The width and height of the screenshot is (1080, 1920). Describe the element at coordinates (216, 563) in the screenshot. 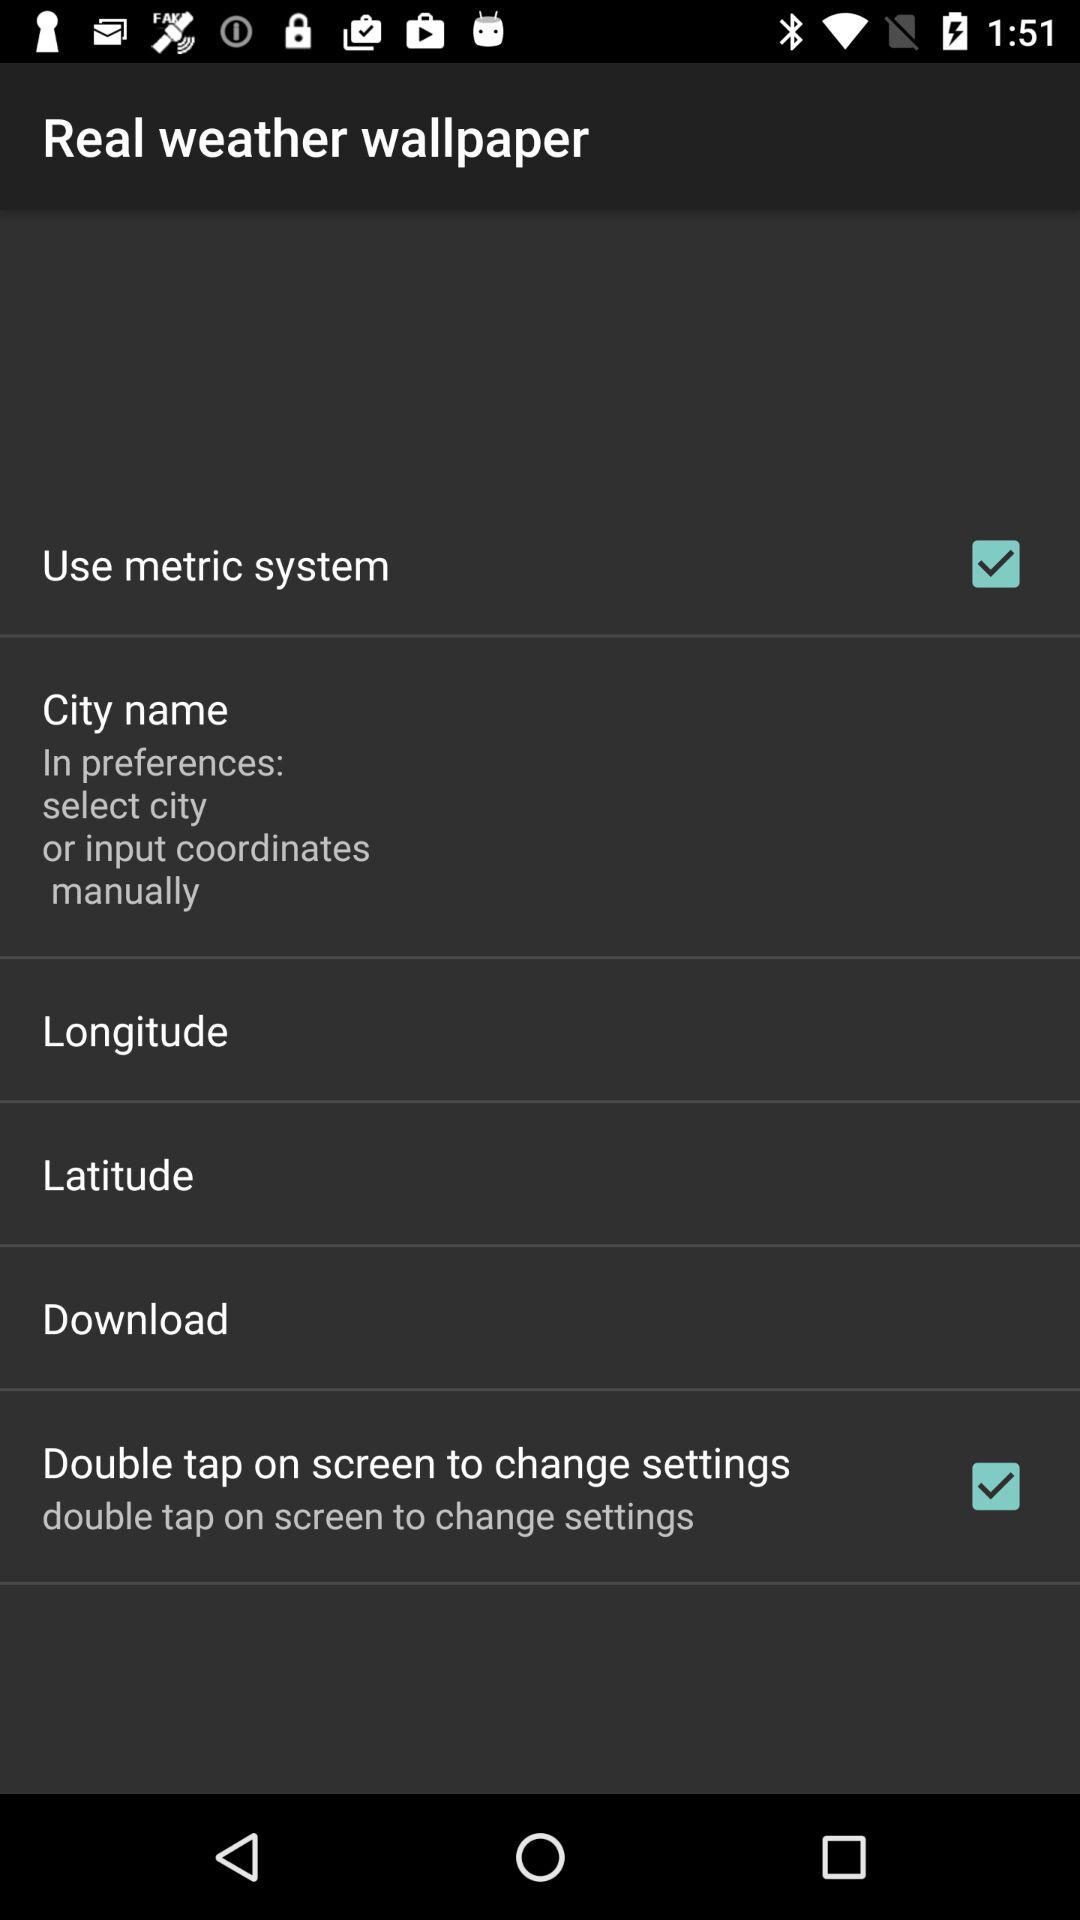

I see `the use metric system app` at that location.